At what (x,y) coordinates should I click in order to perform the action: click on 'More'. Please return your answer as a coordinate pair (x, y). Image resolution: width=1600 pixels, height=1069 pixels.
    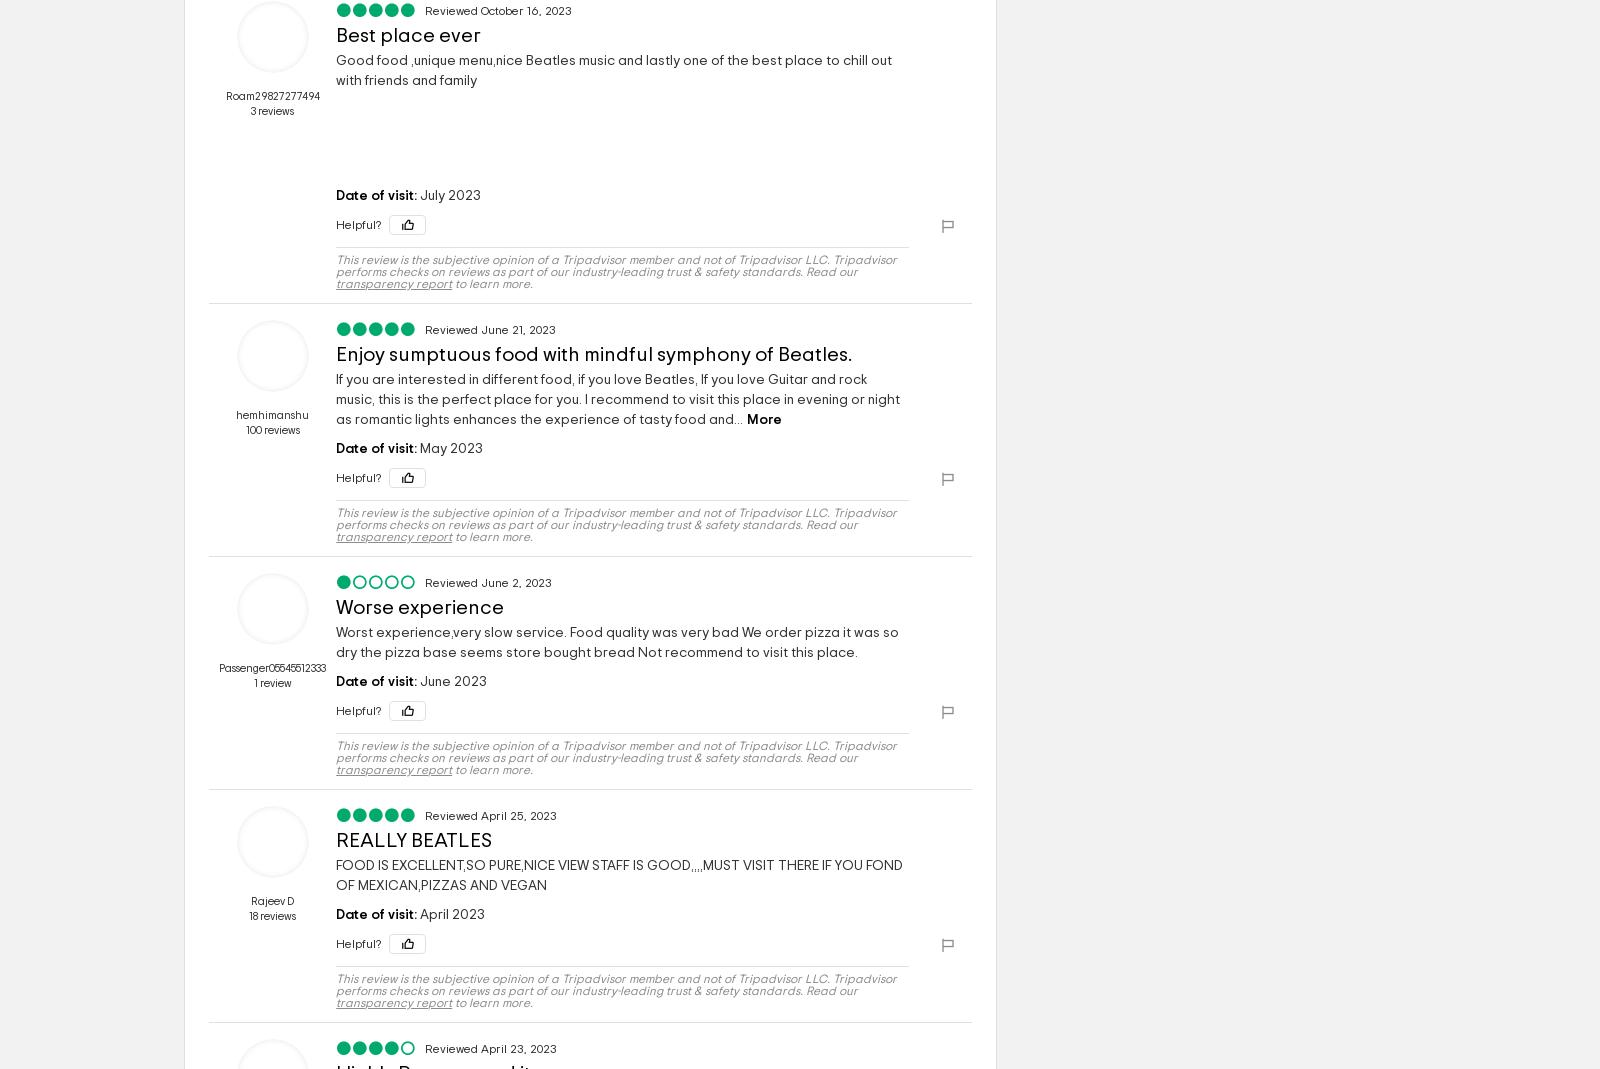
    Looking at the image, I should click on (764, 420).